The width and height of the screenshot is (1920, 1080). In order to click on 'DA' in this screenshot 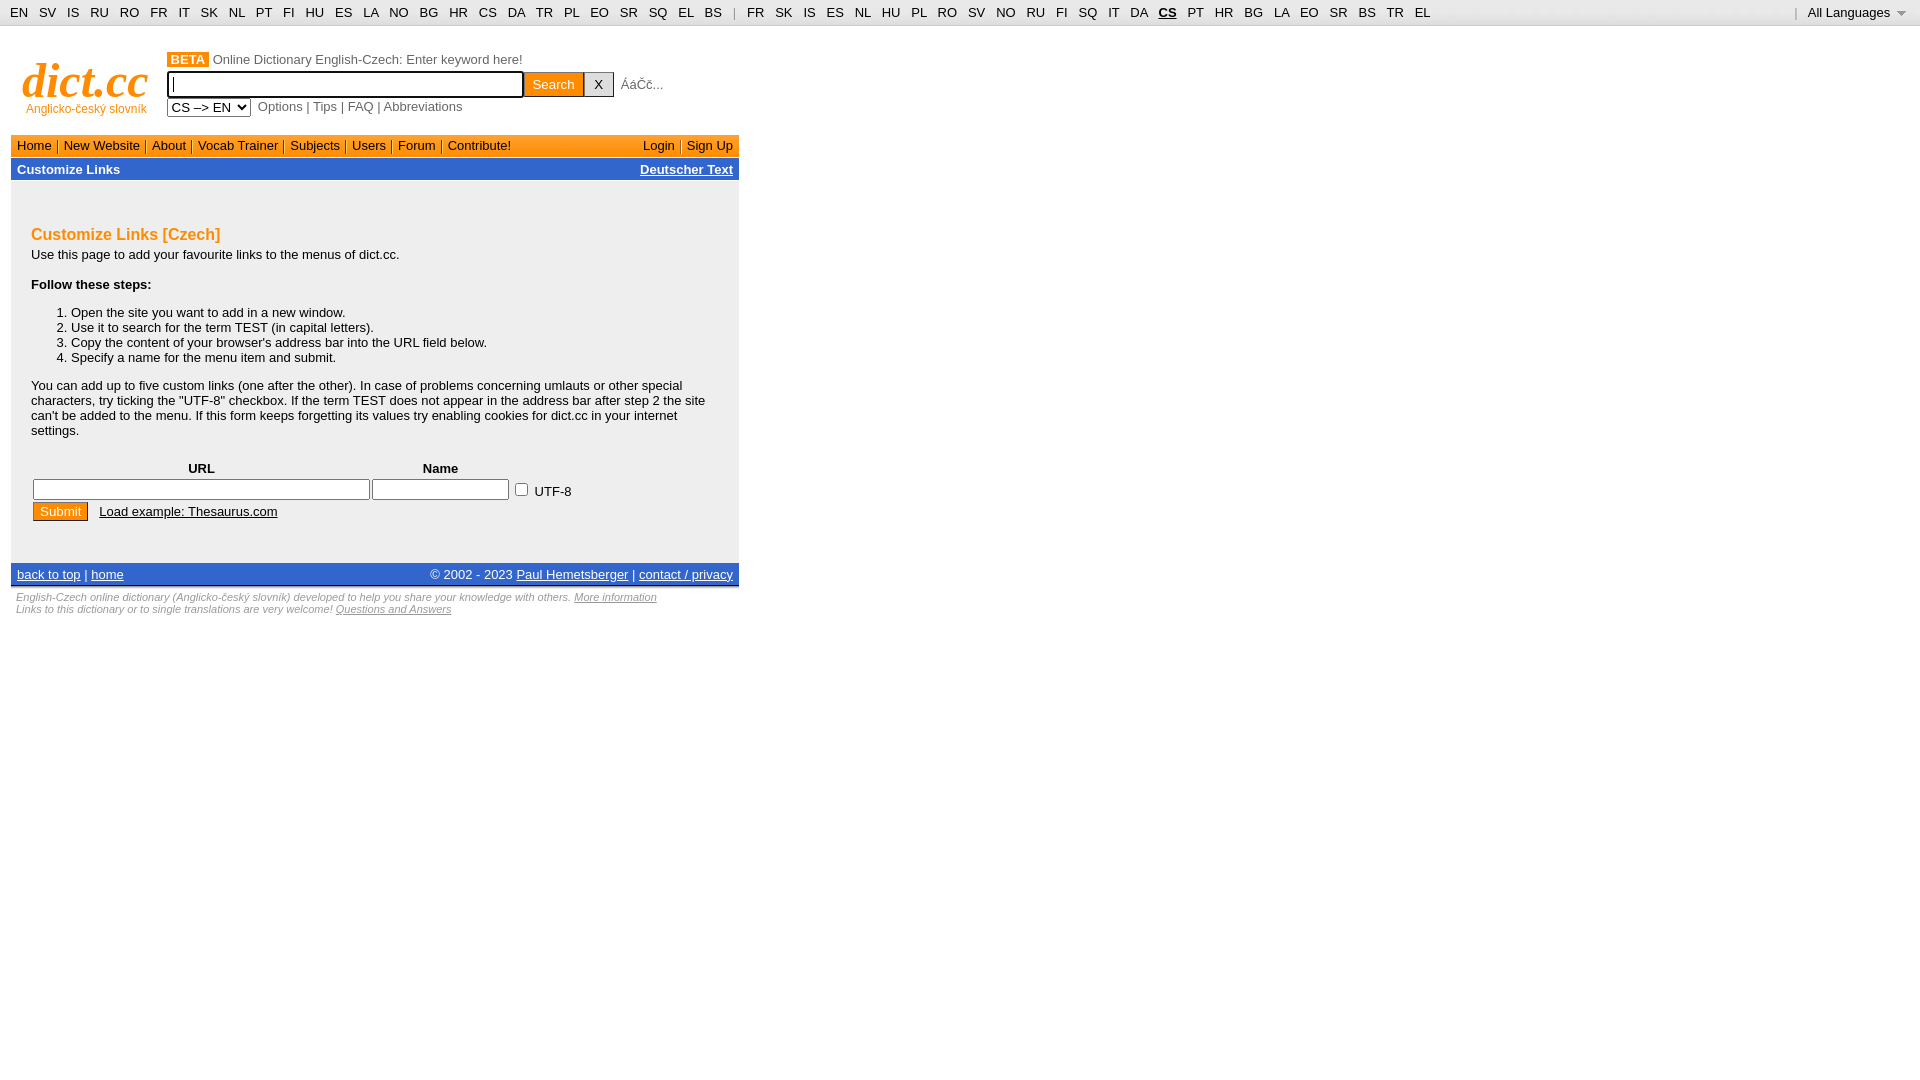, I will do `click(1138, 12)`.